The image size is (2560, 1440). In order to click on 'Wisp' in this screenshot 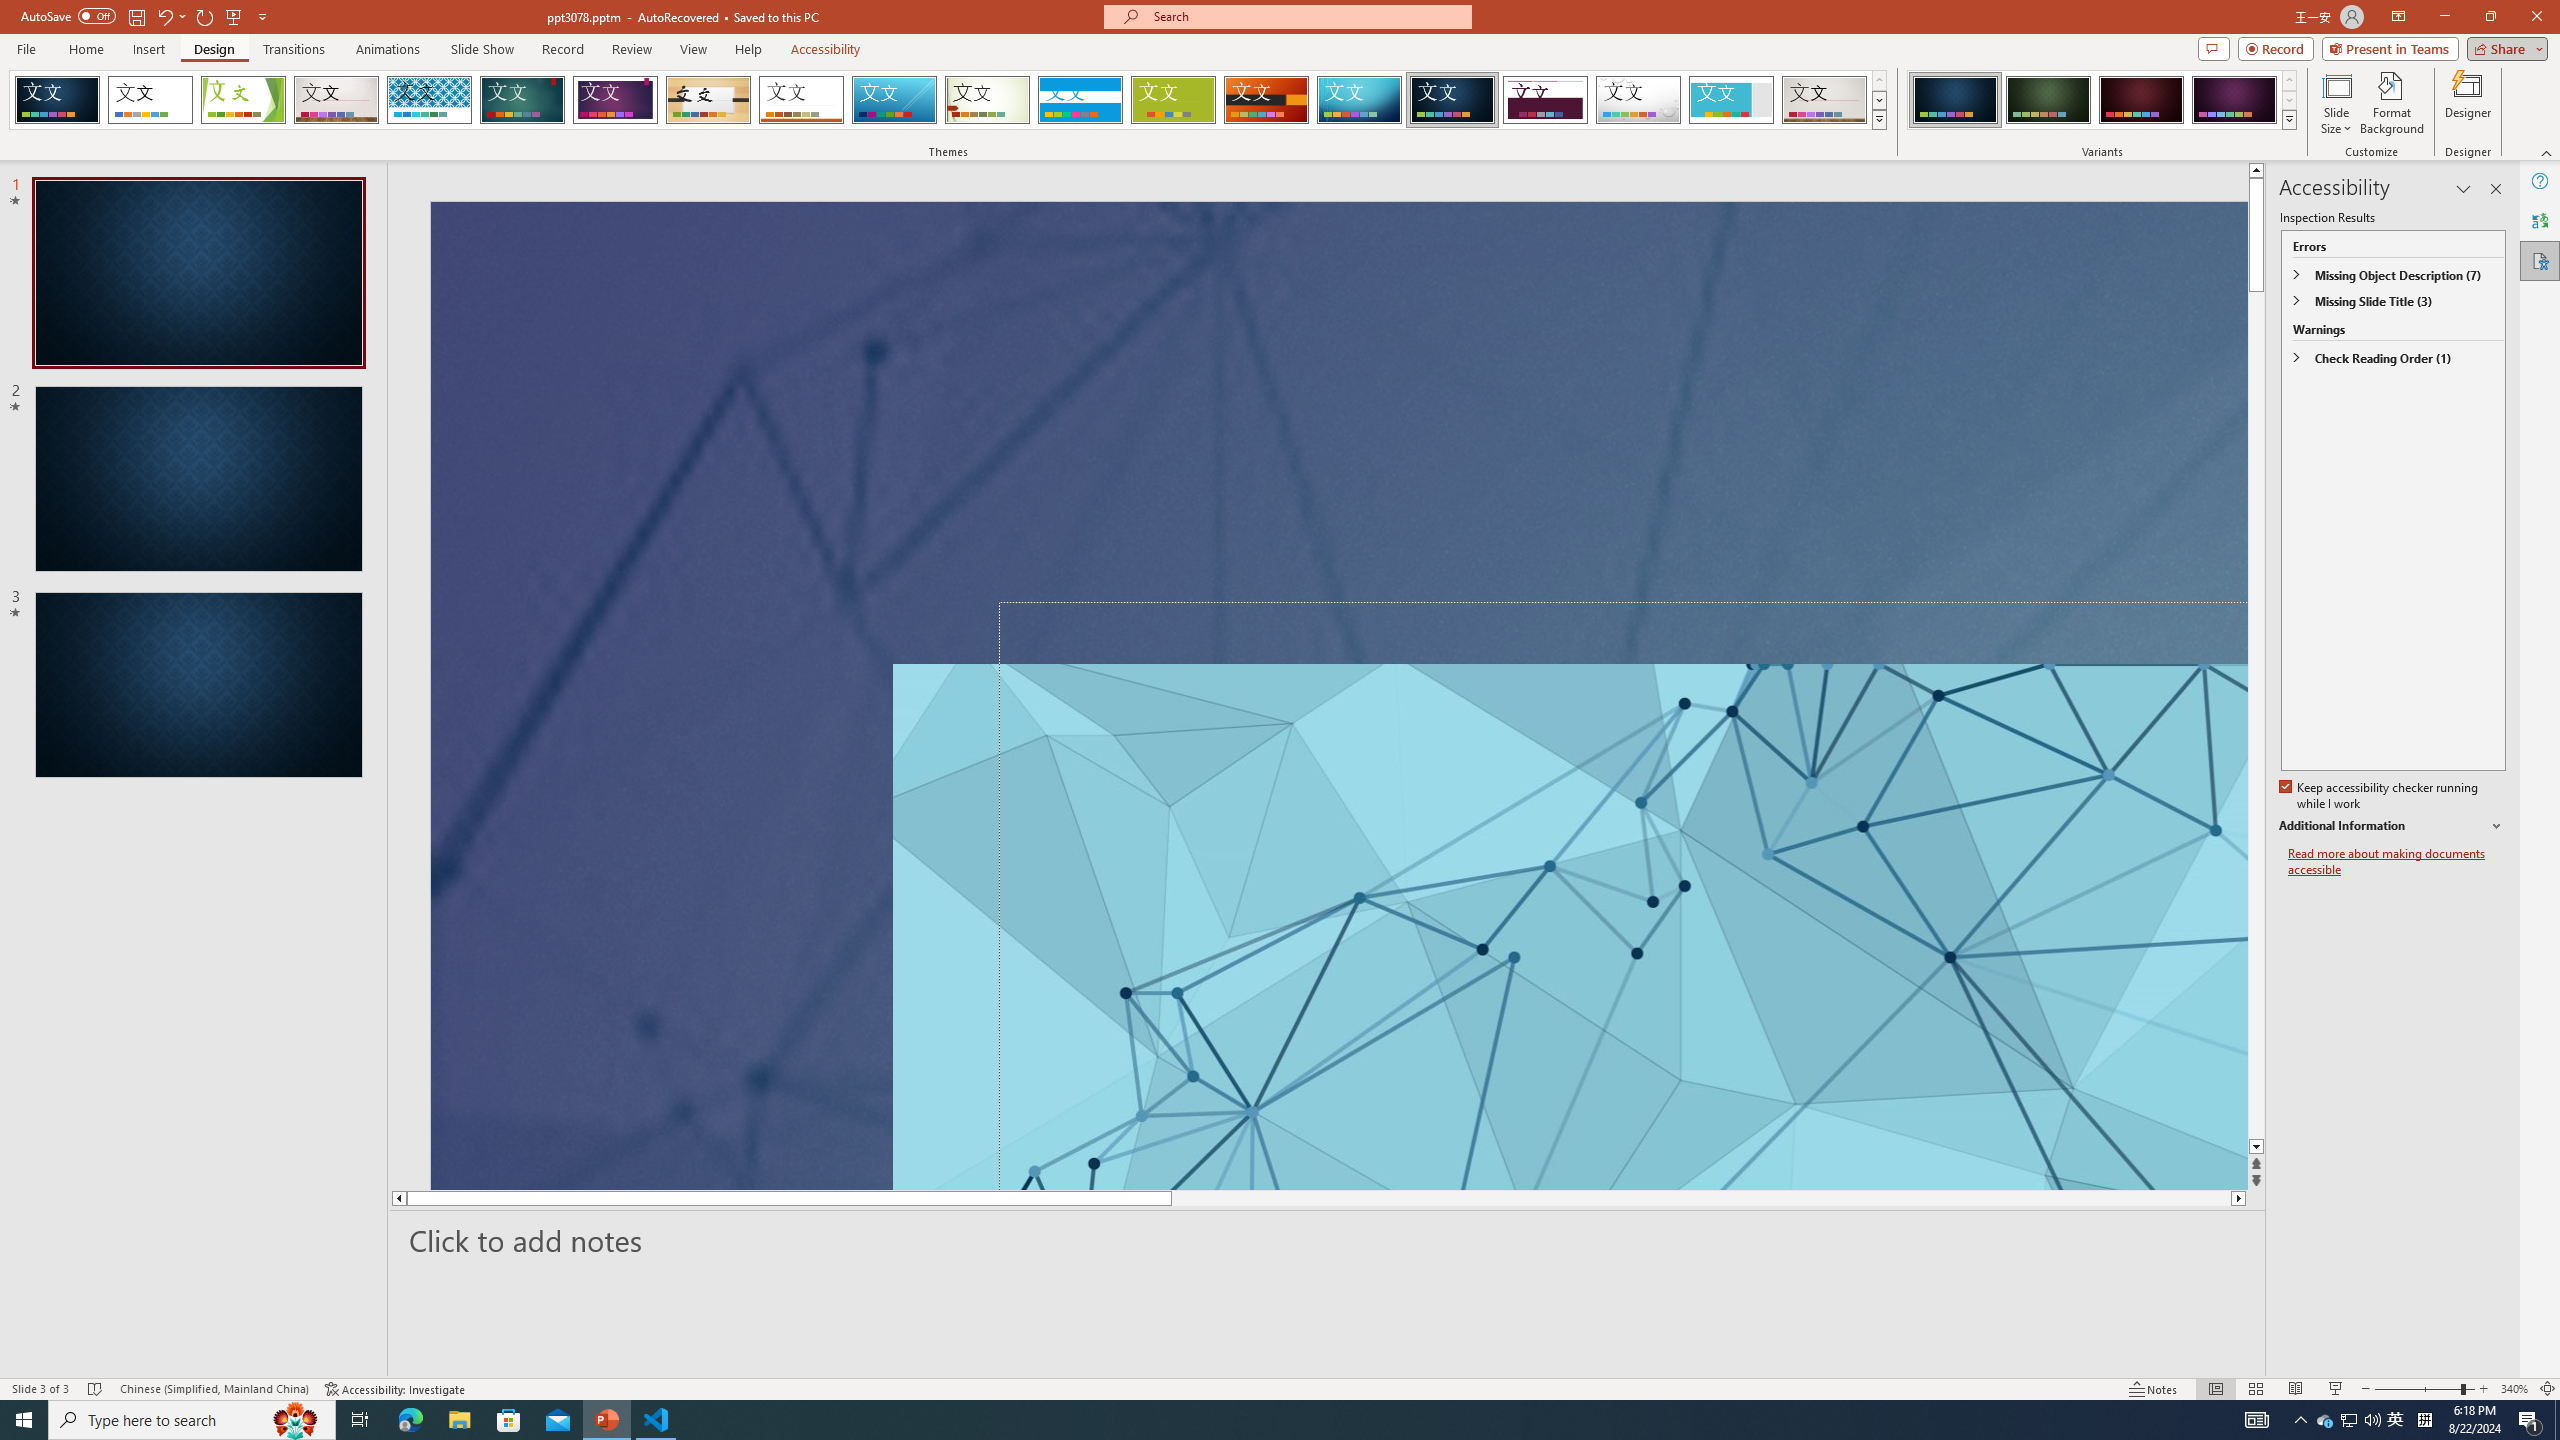, I will do `click(987, 99)`.